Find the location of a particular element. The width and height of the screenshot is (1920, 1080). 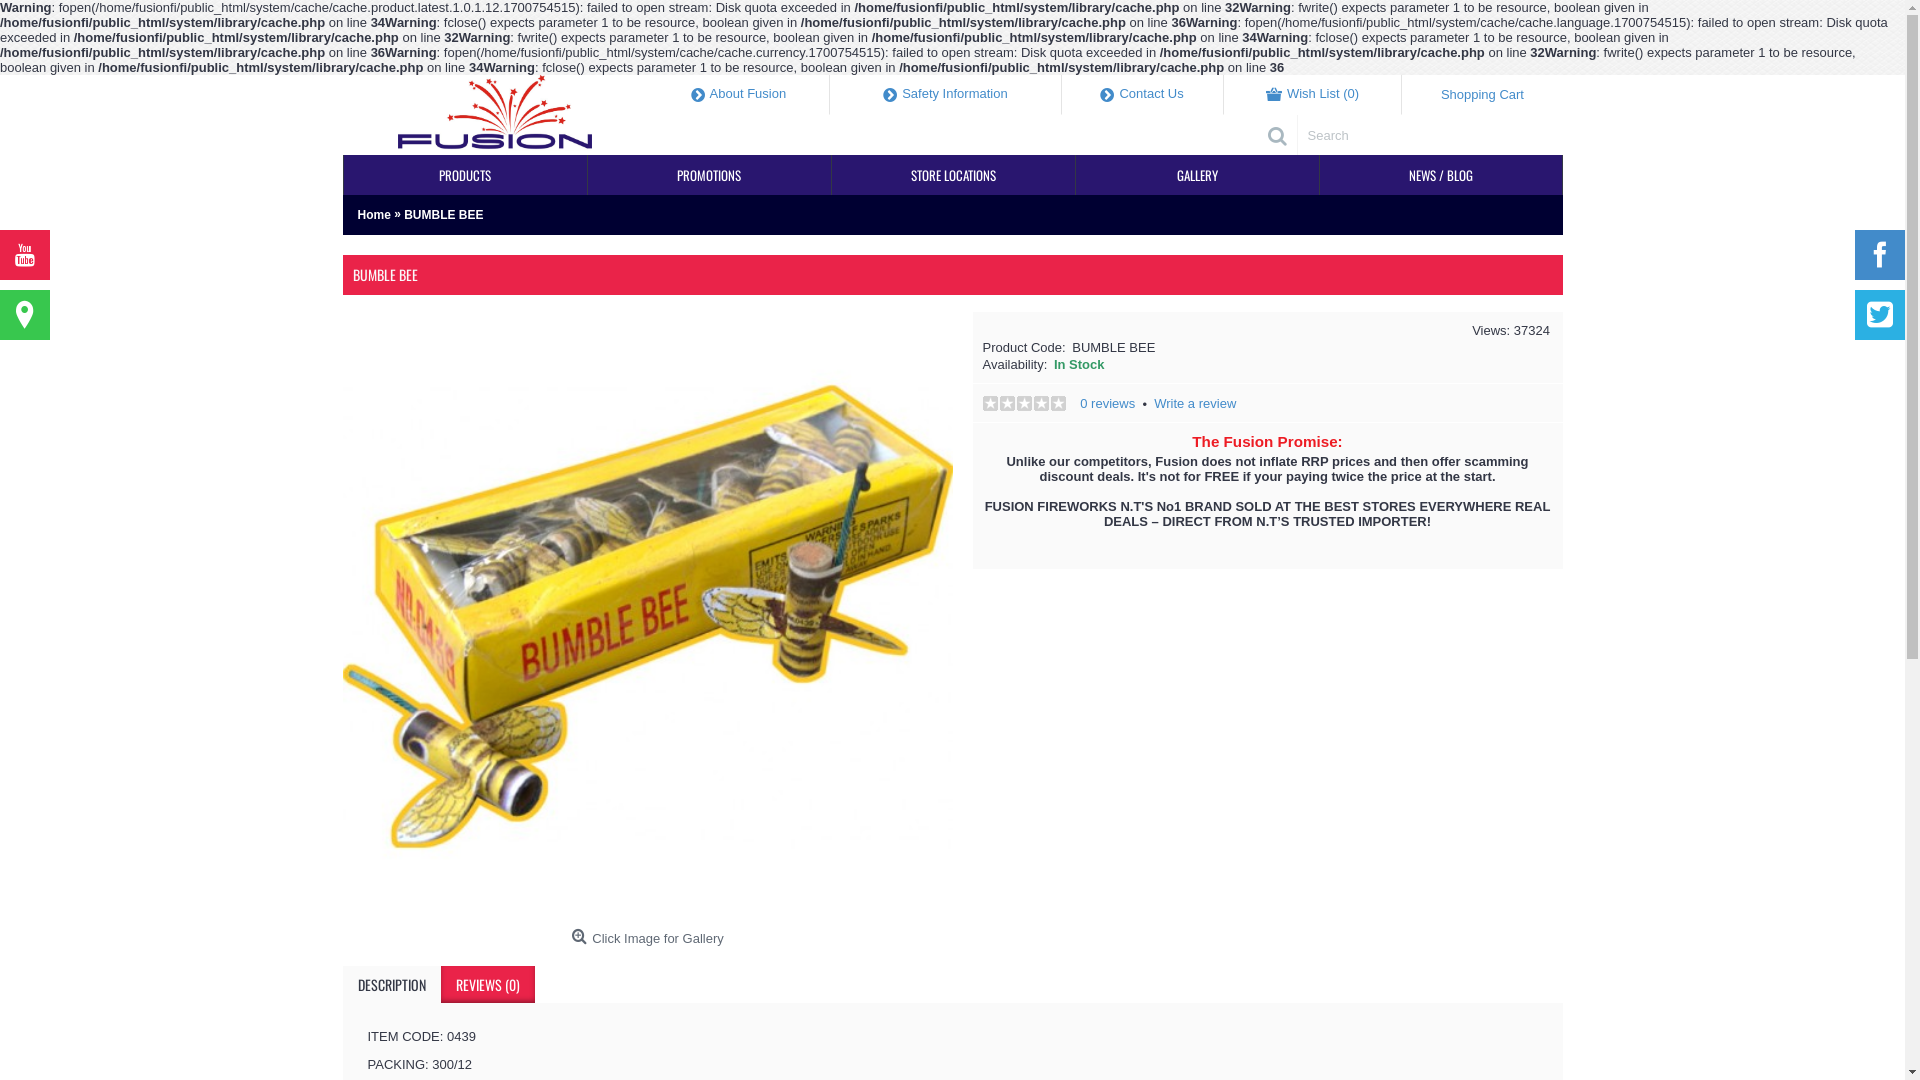

'Wish List (0)' is located at coordinates (1313, 95).